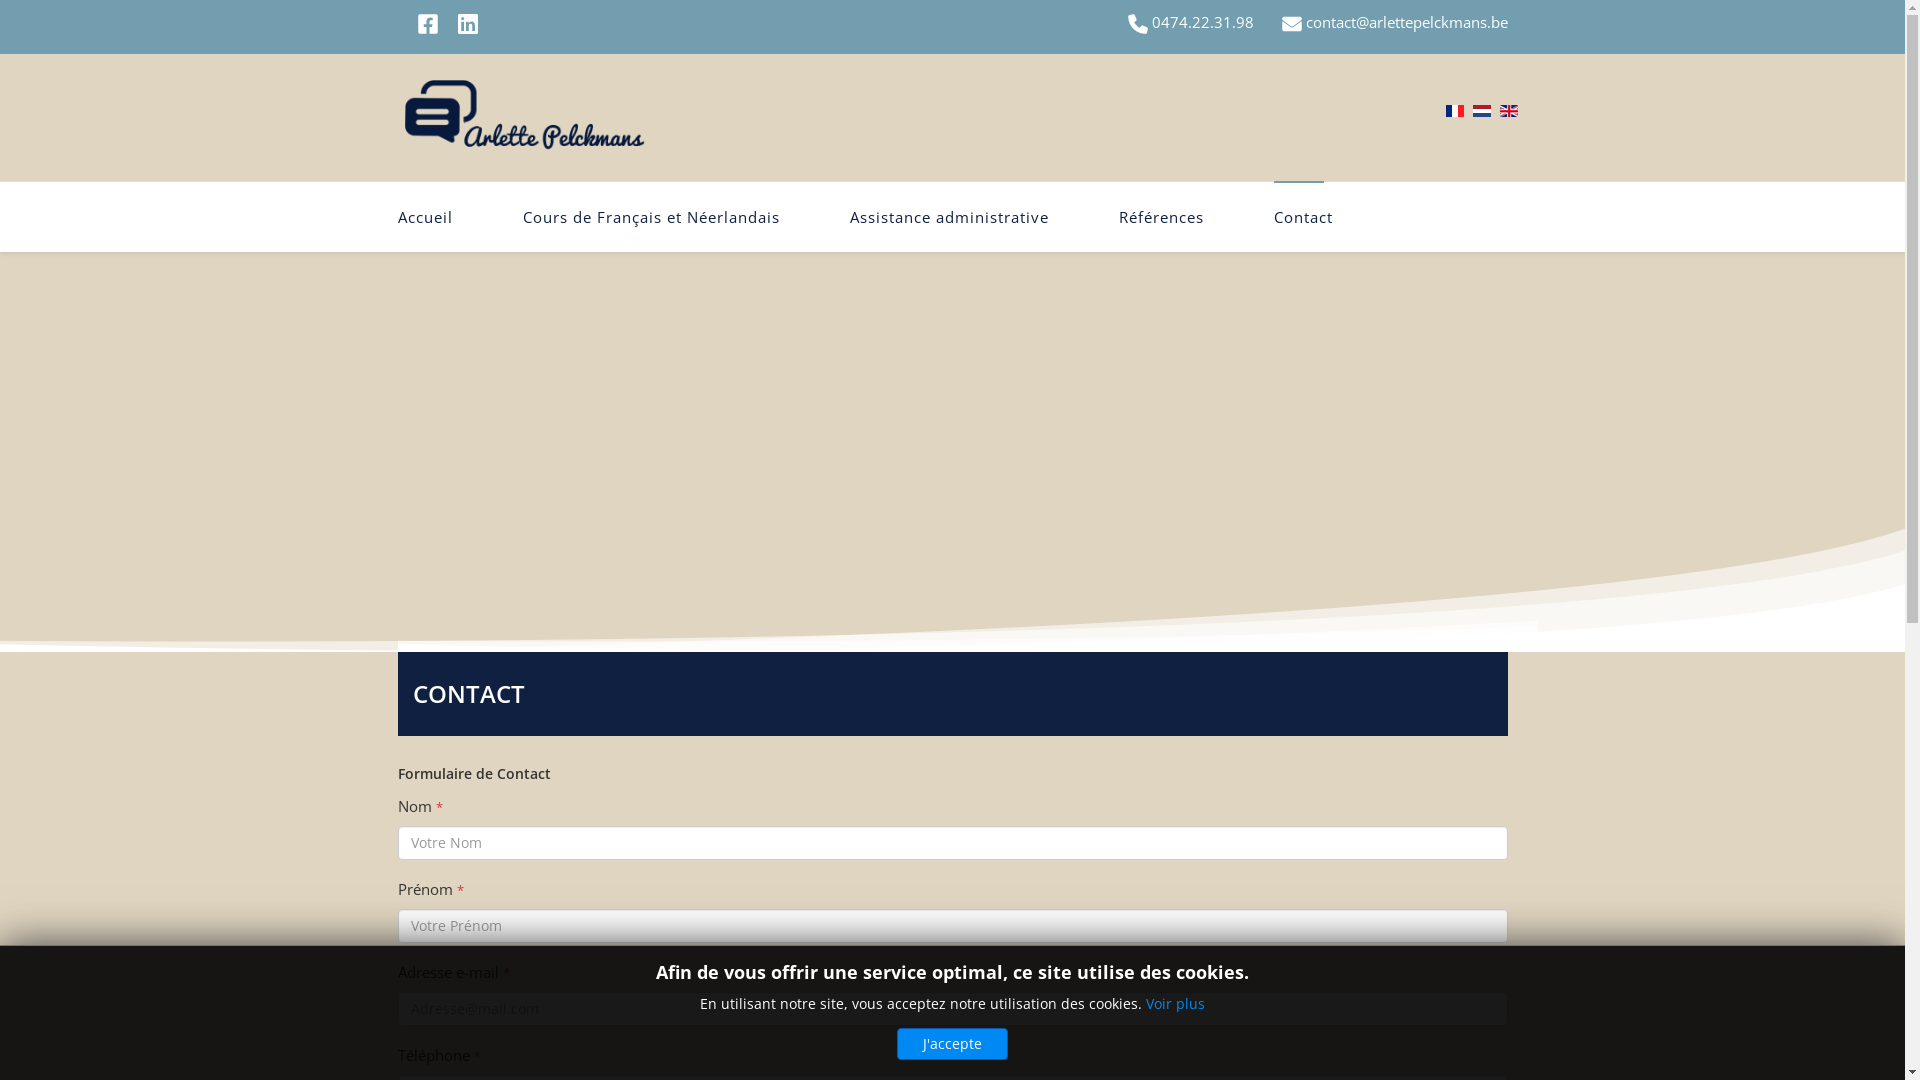 Image resolution: width=1920 pixels, height=1080 pixels. What do you see at coordinates (441, 216) in the screenshot?
I see `'Accueil'` at bounding box center [441, 216].